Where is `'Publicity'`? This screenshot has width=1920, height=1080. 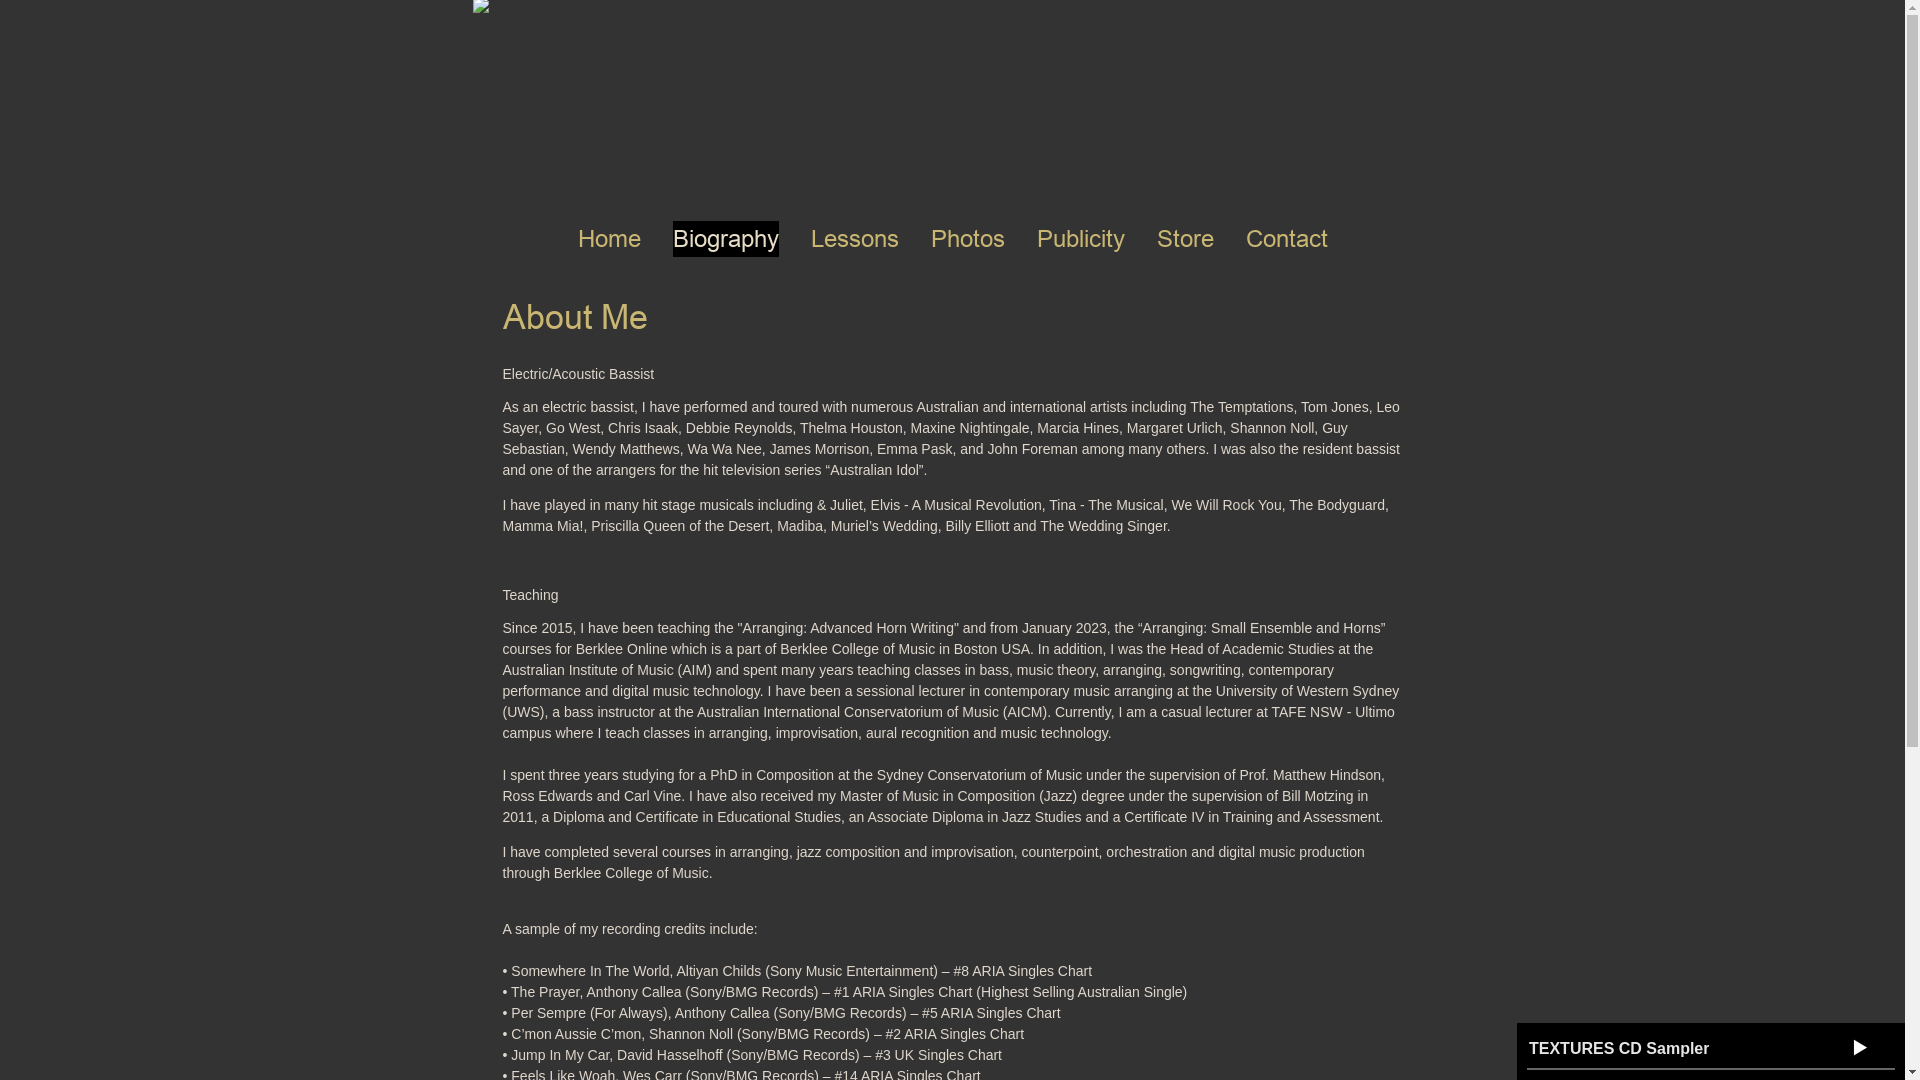
'Publicity' is located at coordinates (1079, 238).